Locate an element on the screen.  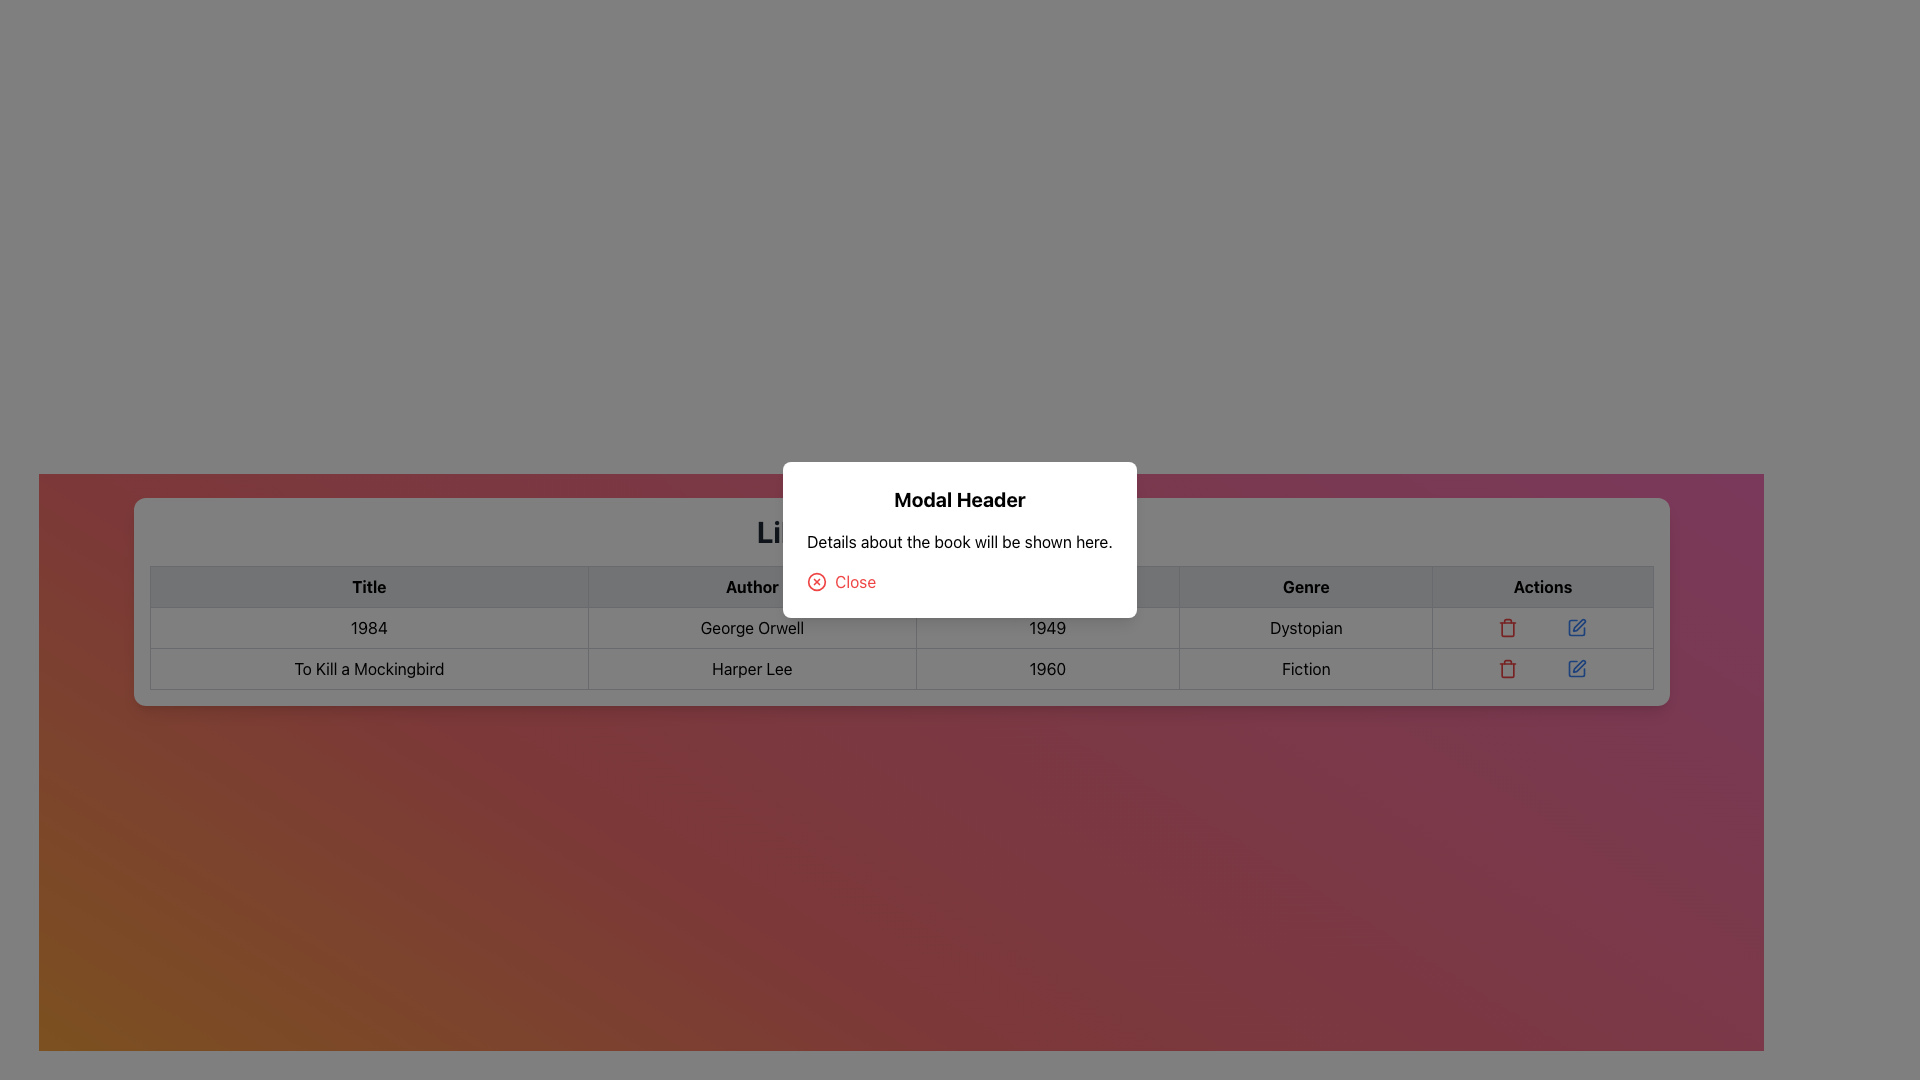
the edit action icon located in the 'Actions' column of the second row in the table, which serves as a trigger for modifying data is located at coordinates (1578, 666).